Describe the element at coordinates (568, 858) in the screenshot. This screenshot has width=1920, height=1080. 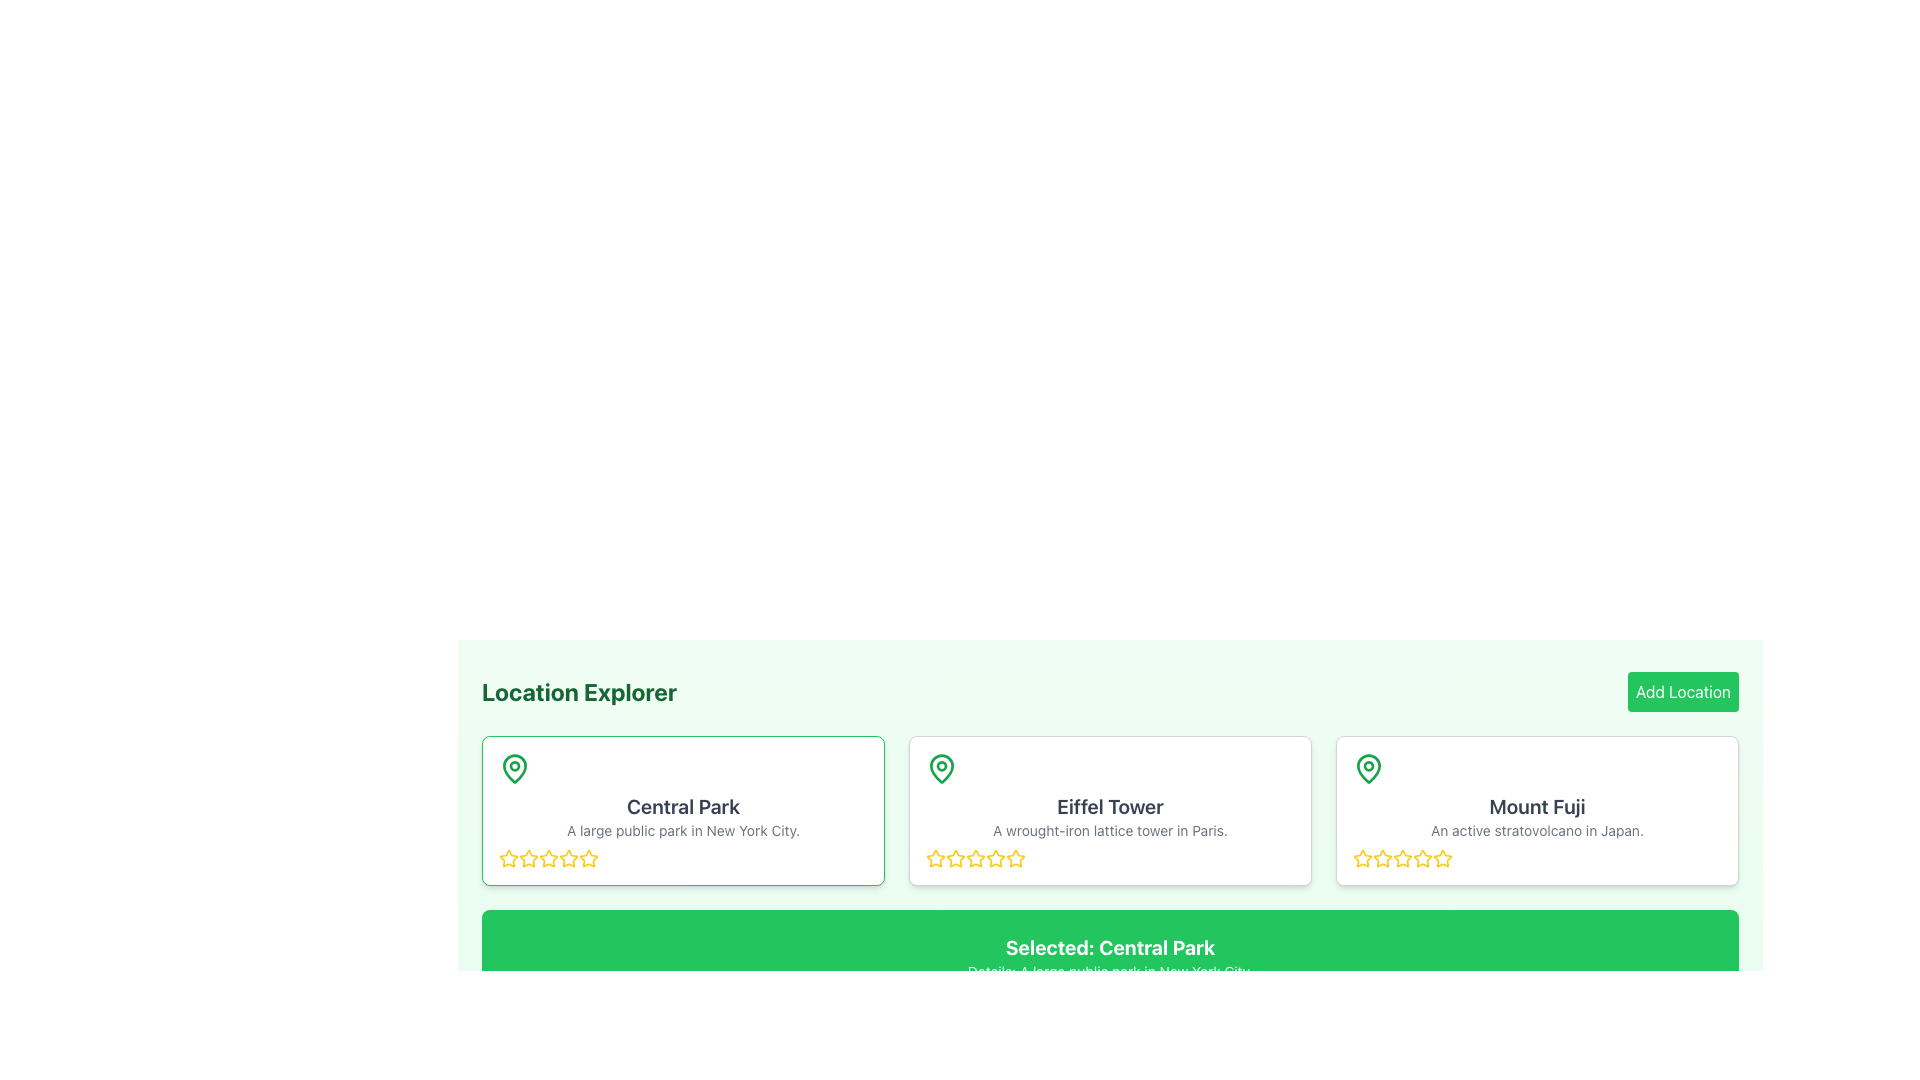
I see `the sixth yellow star icon to rate 'Central Park' in the 'Location Explorer' section` at that location.